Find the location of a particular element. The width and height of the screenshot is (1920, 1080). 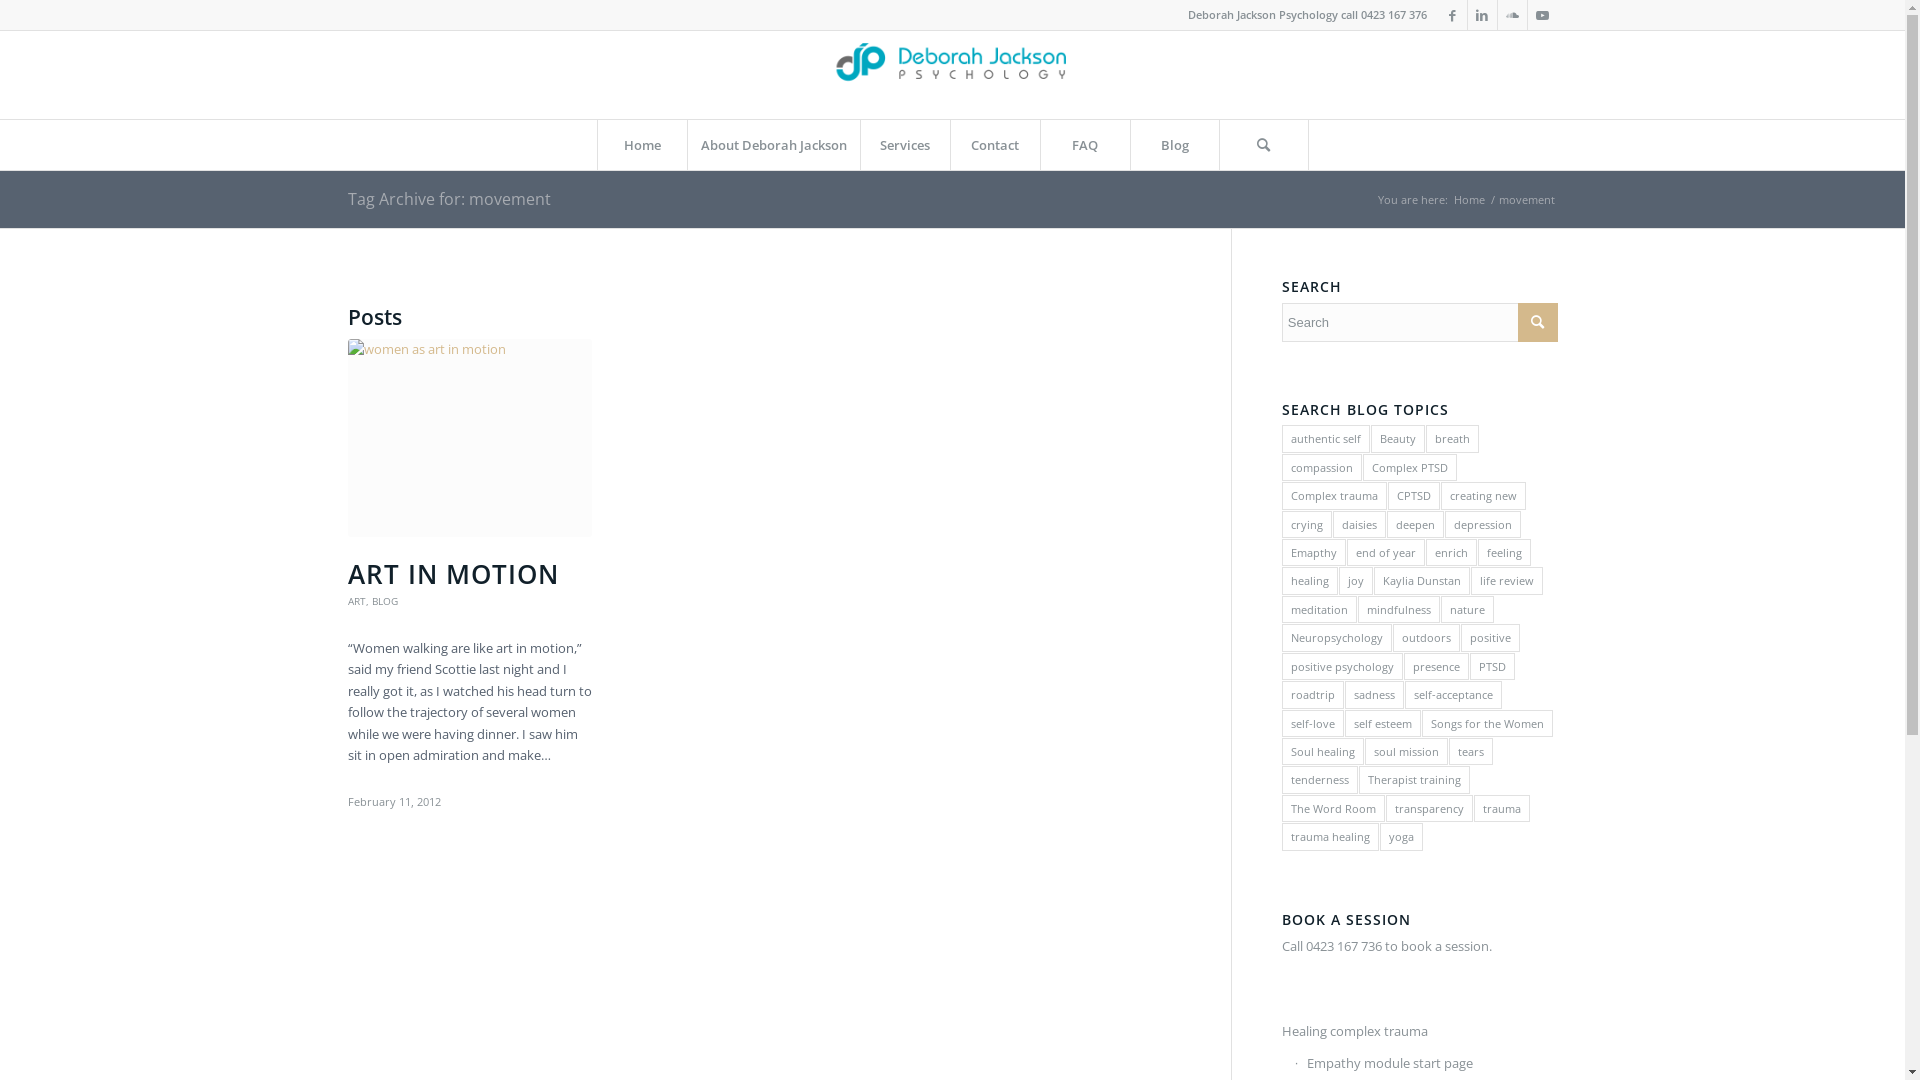

'Songs for the Women' is located at coordinates (1487, 723).